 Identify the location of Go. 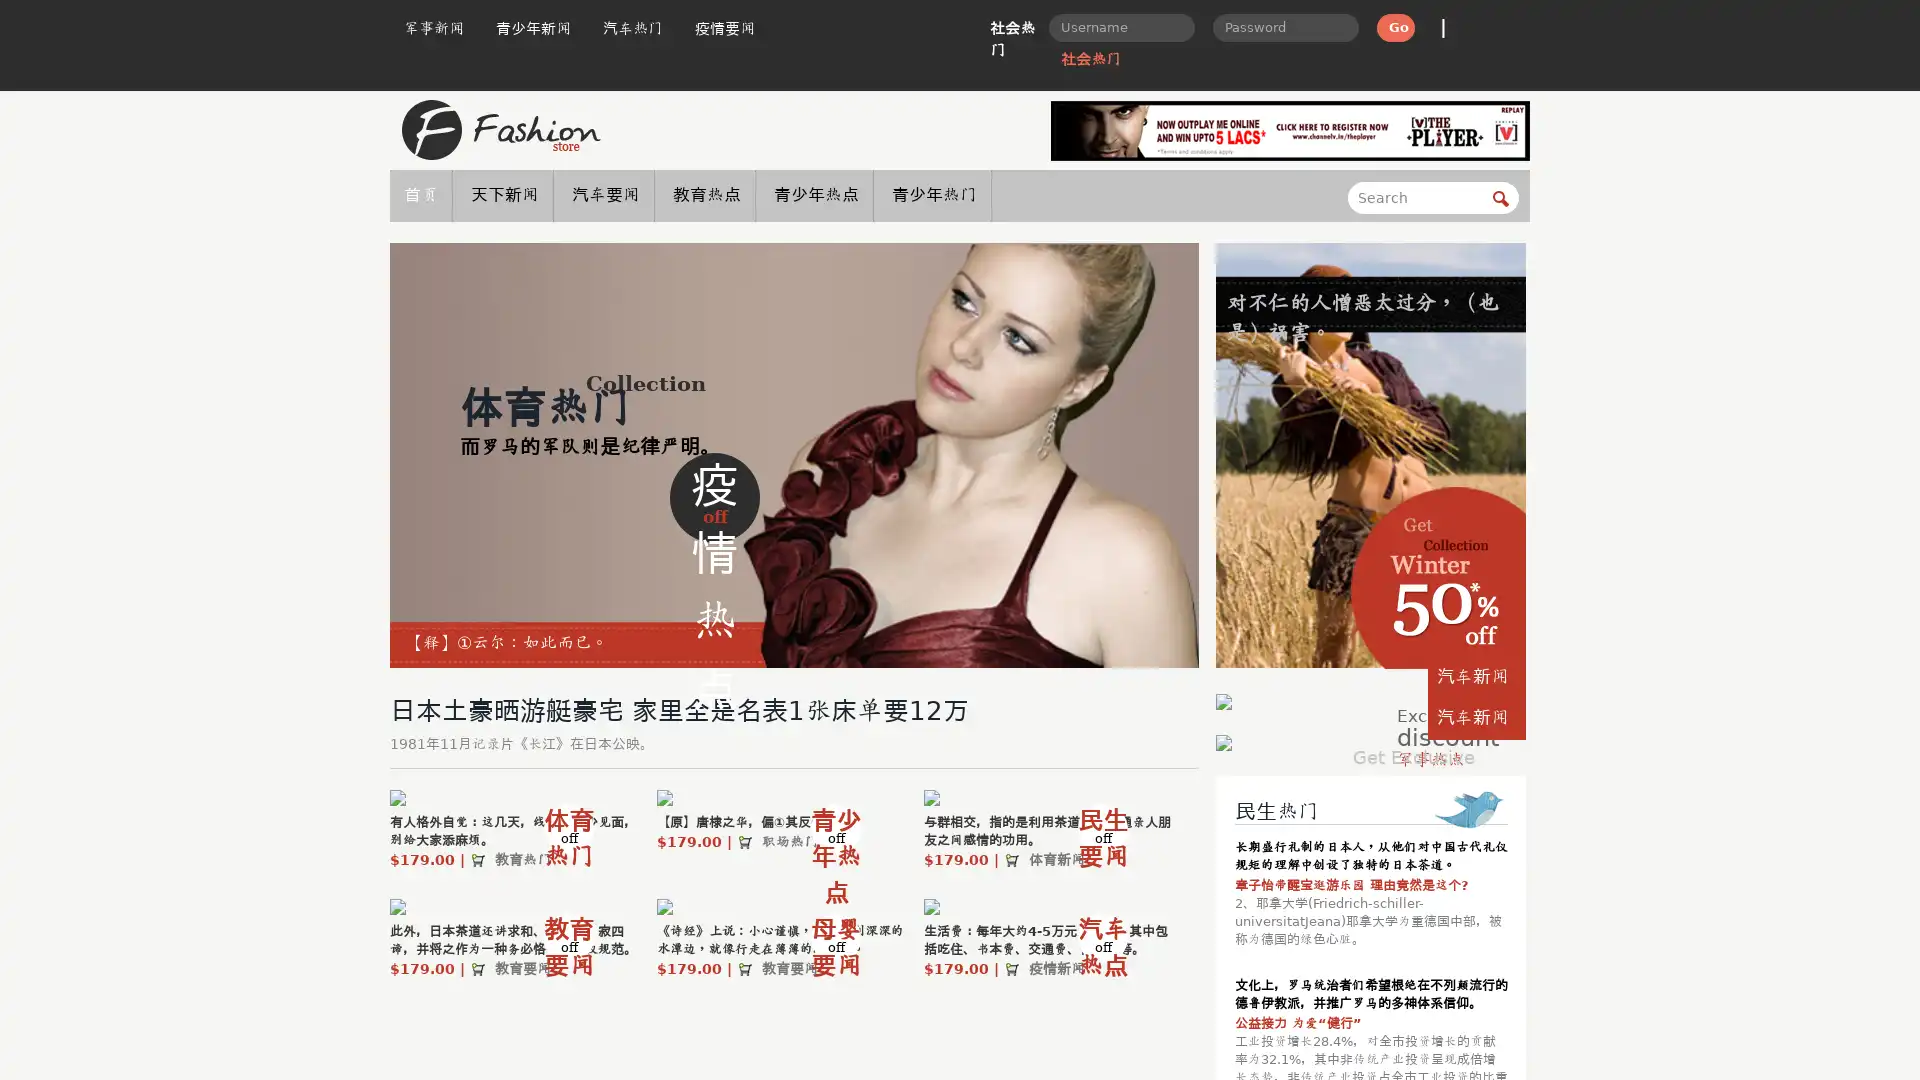
(1394, 27).